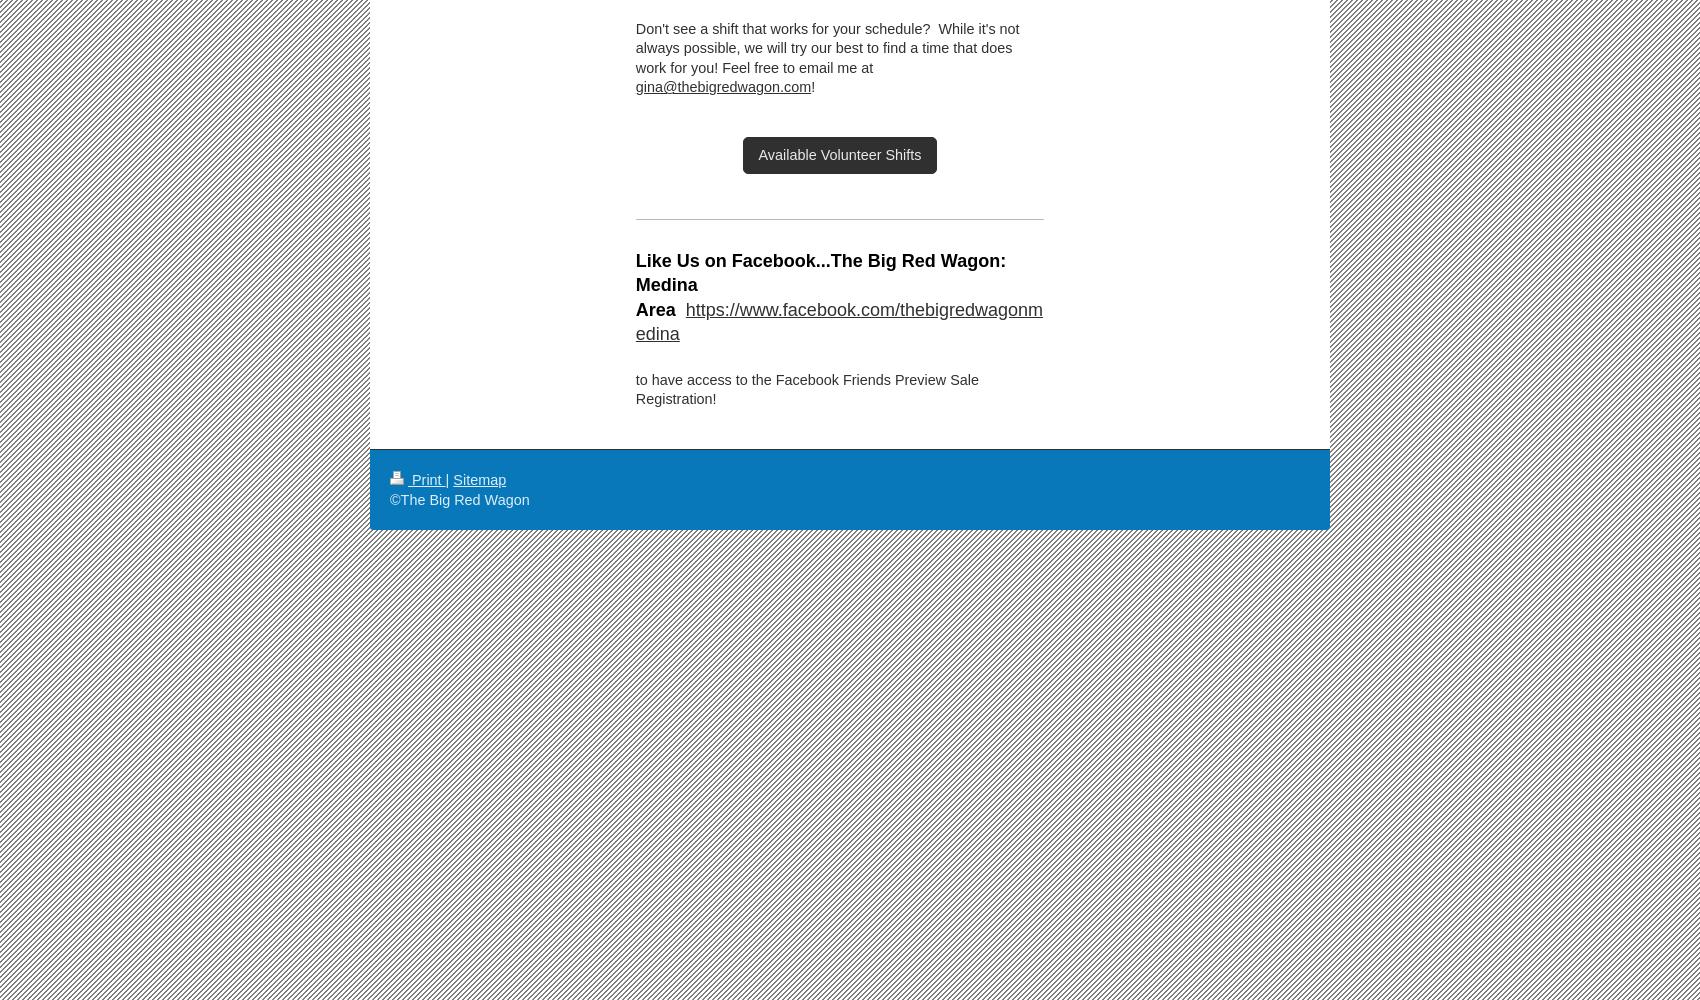 The height and width of the screenshot is (1000, 1700). What do you see at coordinates (459, 500) in the screenshot?
I see `'©The Big Red Wagon'` at bounding box center [459, 500].